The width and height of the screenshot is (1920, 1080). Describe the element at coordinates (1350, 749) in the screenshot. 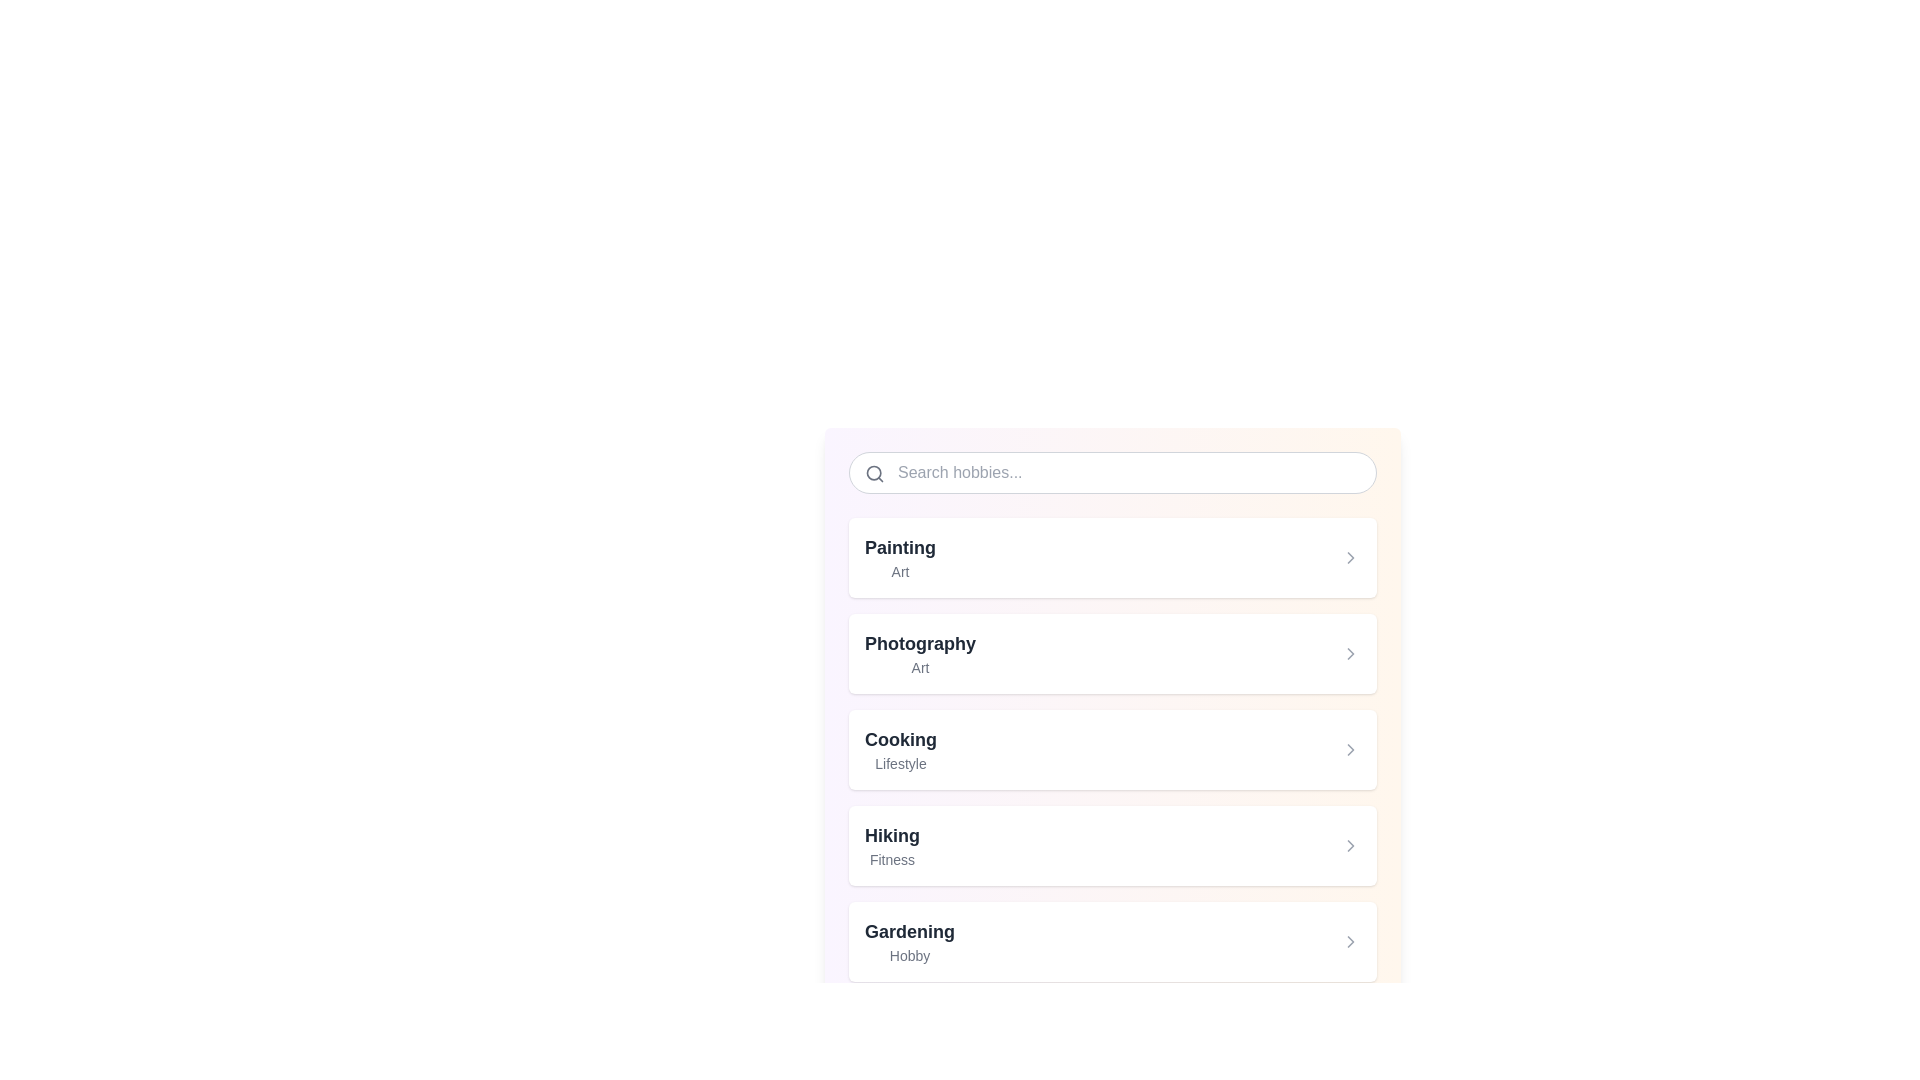

I see `the chevron icon at the bottom of the 'Cooking' card` at that location.